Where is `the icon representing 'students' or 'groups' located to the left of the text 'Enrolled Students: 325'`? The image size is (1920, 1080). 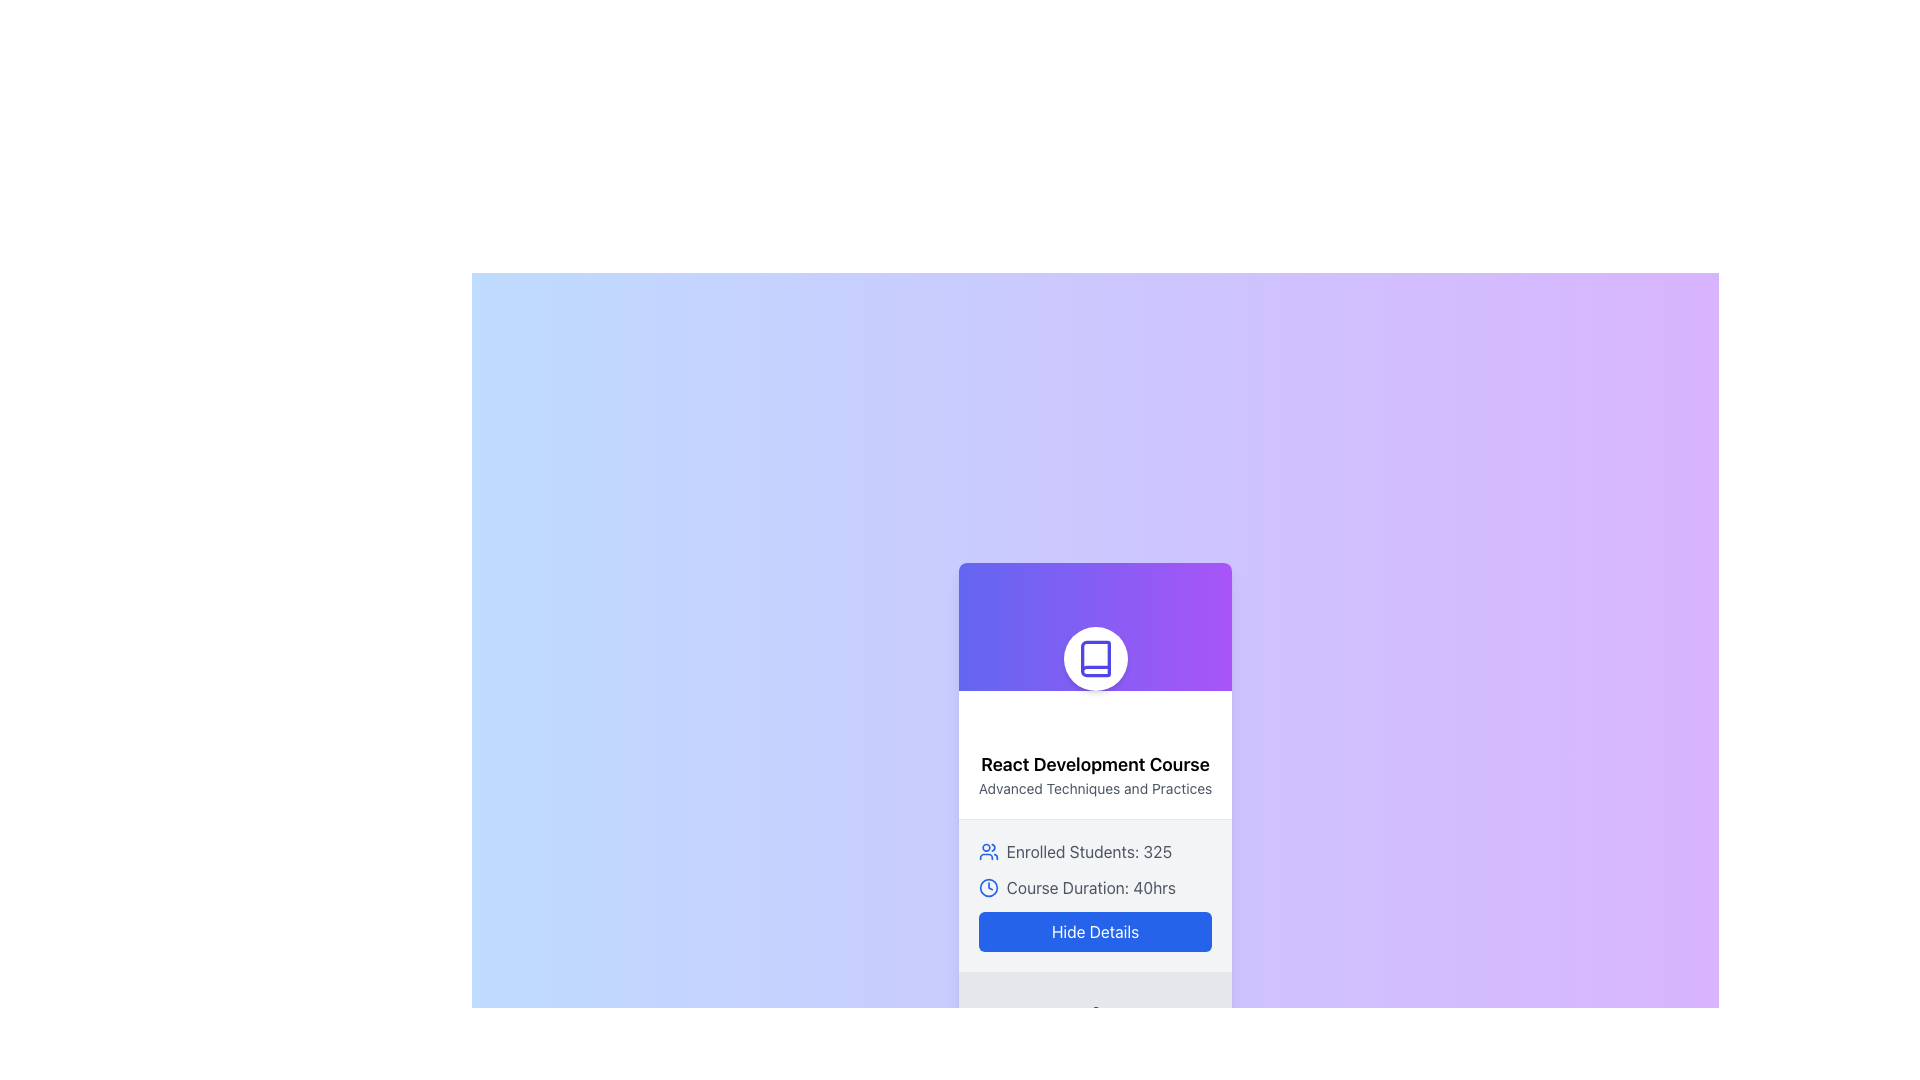 the icon representing 'students' or 'groups' located to the left of the text 'Enrolled Students: 325' is located at coordinates (988, 852).